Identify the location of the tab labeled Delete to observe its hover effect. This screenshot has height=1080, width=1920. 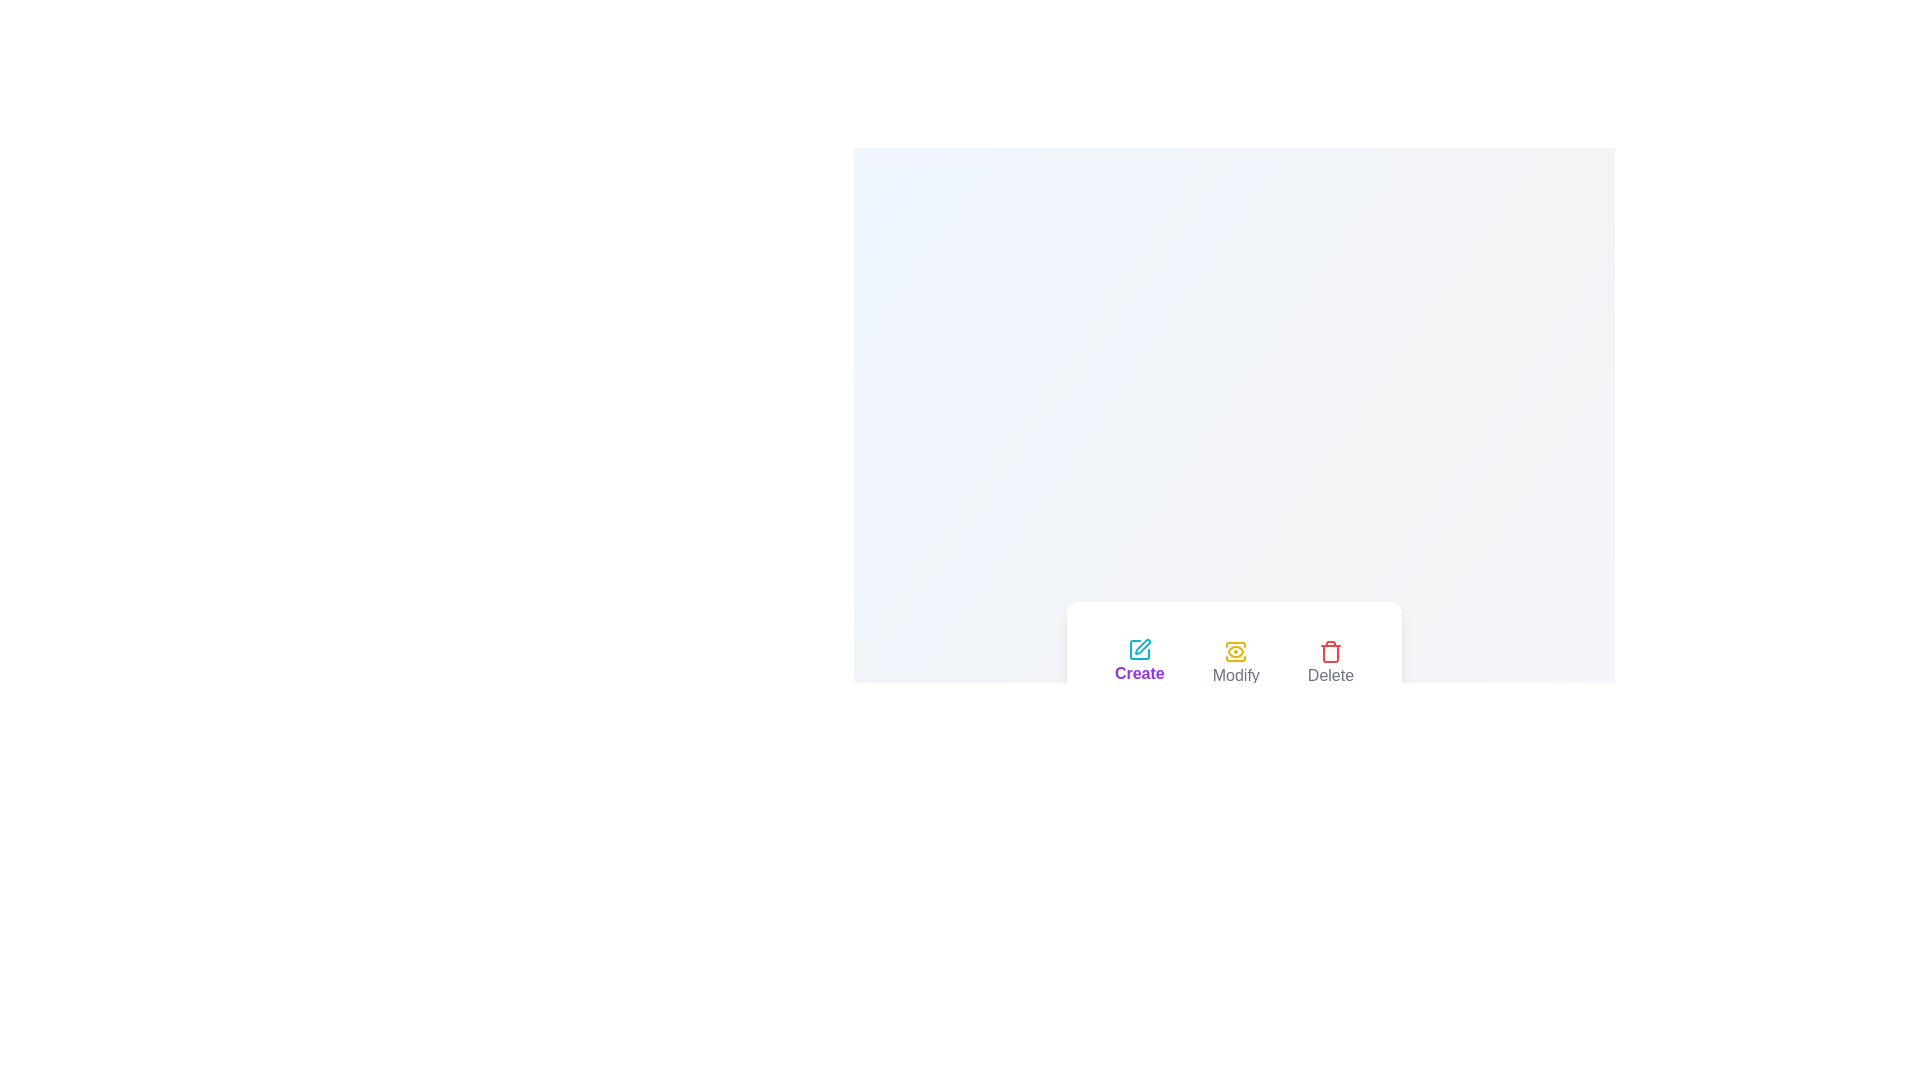
(1330, 663).